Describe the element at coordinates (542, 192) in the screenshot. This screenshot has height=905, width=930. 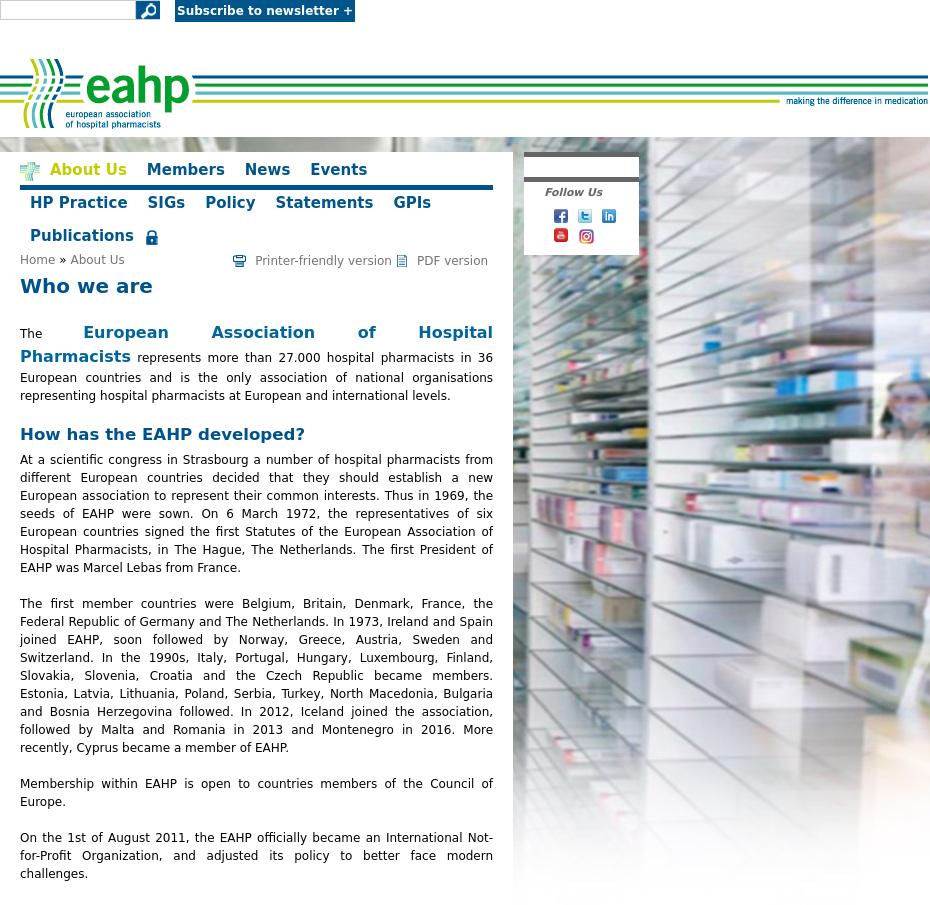
I see `'Follow Us'` at that location.